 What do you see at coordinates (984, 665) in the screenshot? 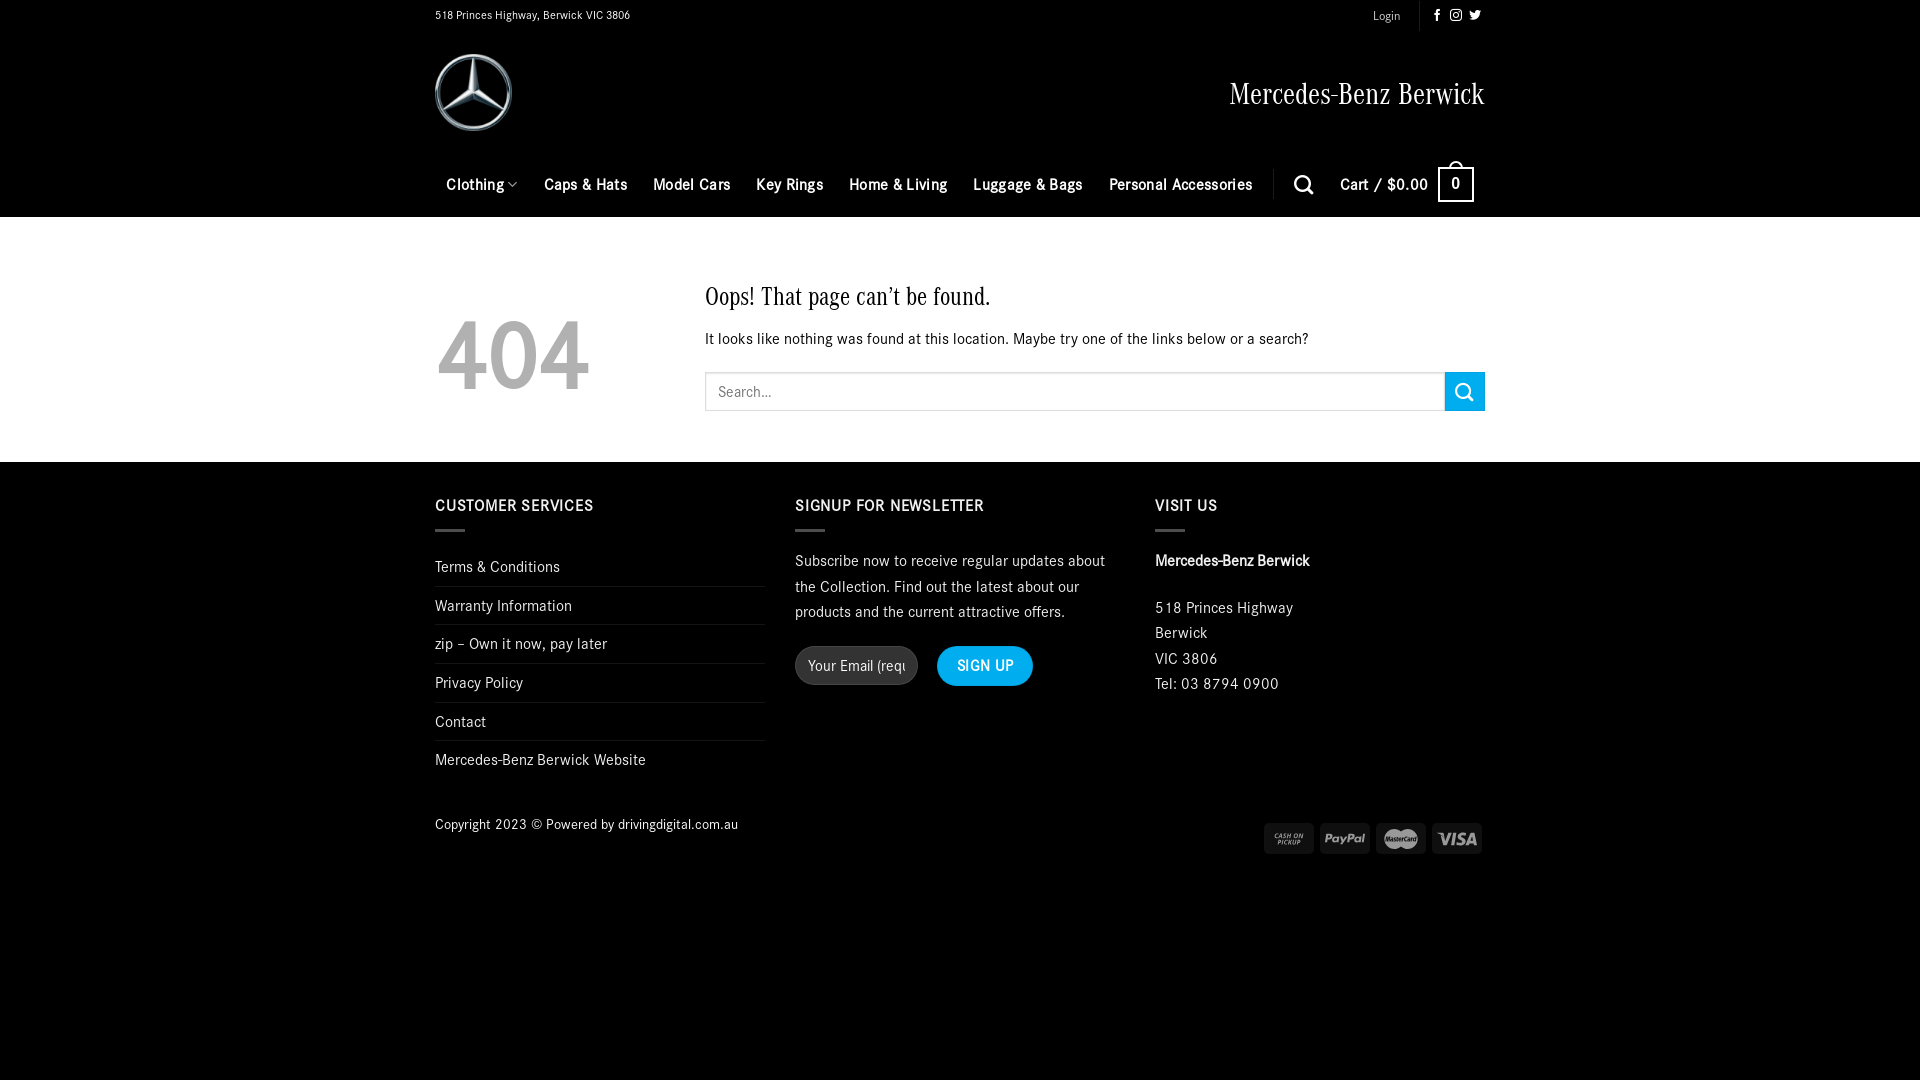
I see `'Sign Up'` at bounding box center [984, 665].